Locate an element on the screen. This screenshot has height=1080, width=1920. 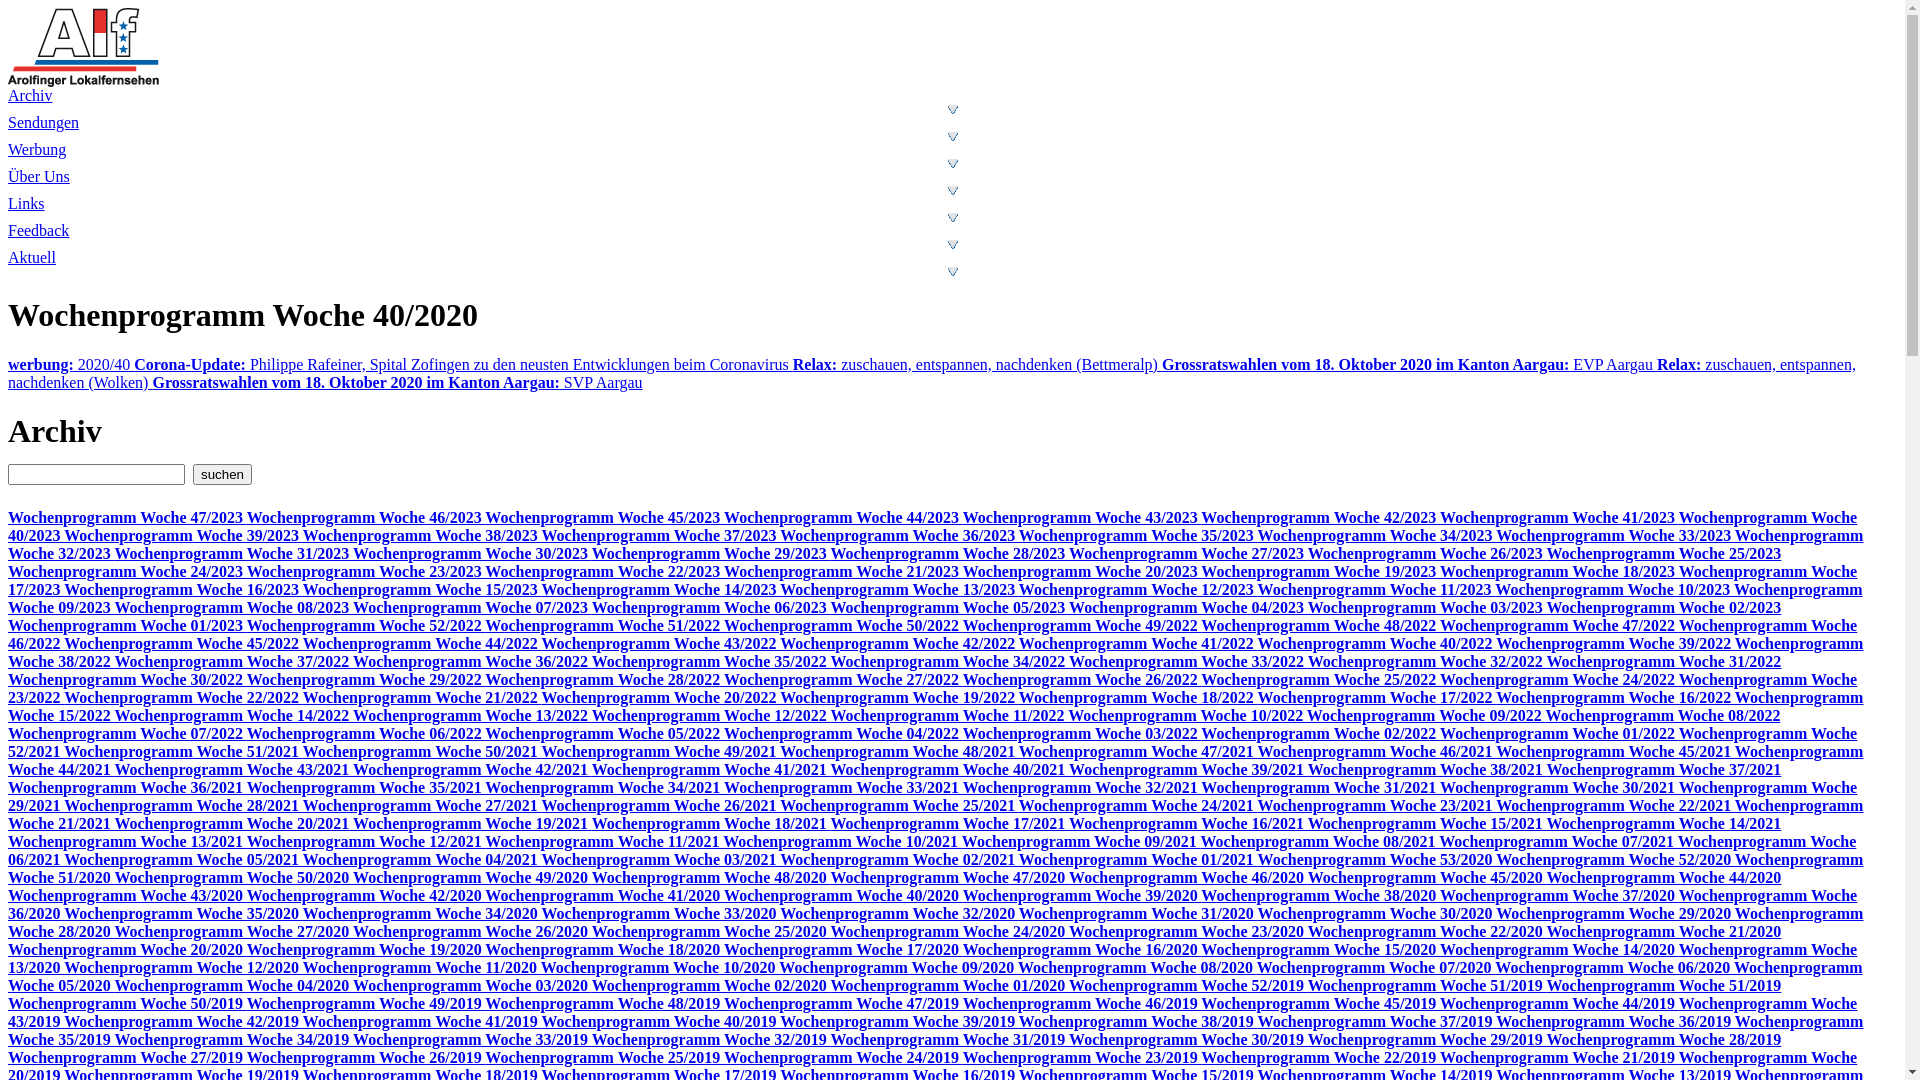
'Wochenprogramm Woche 21/2023' is located at coordinates (843, 571).